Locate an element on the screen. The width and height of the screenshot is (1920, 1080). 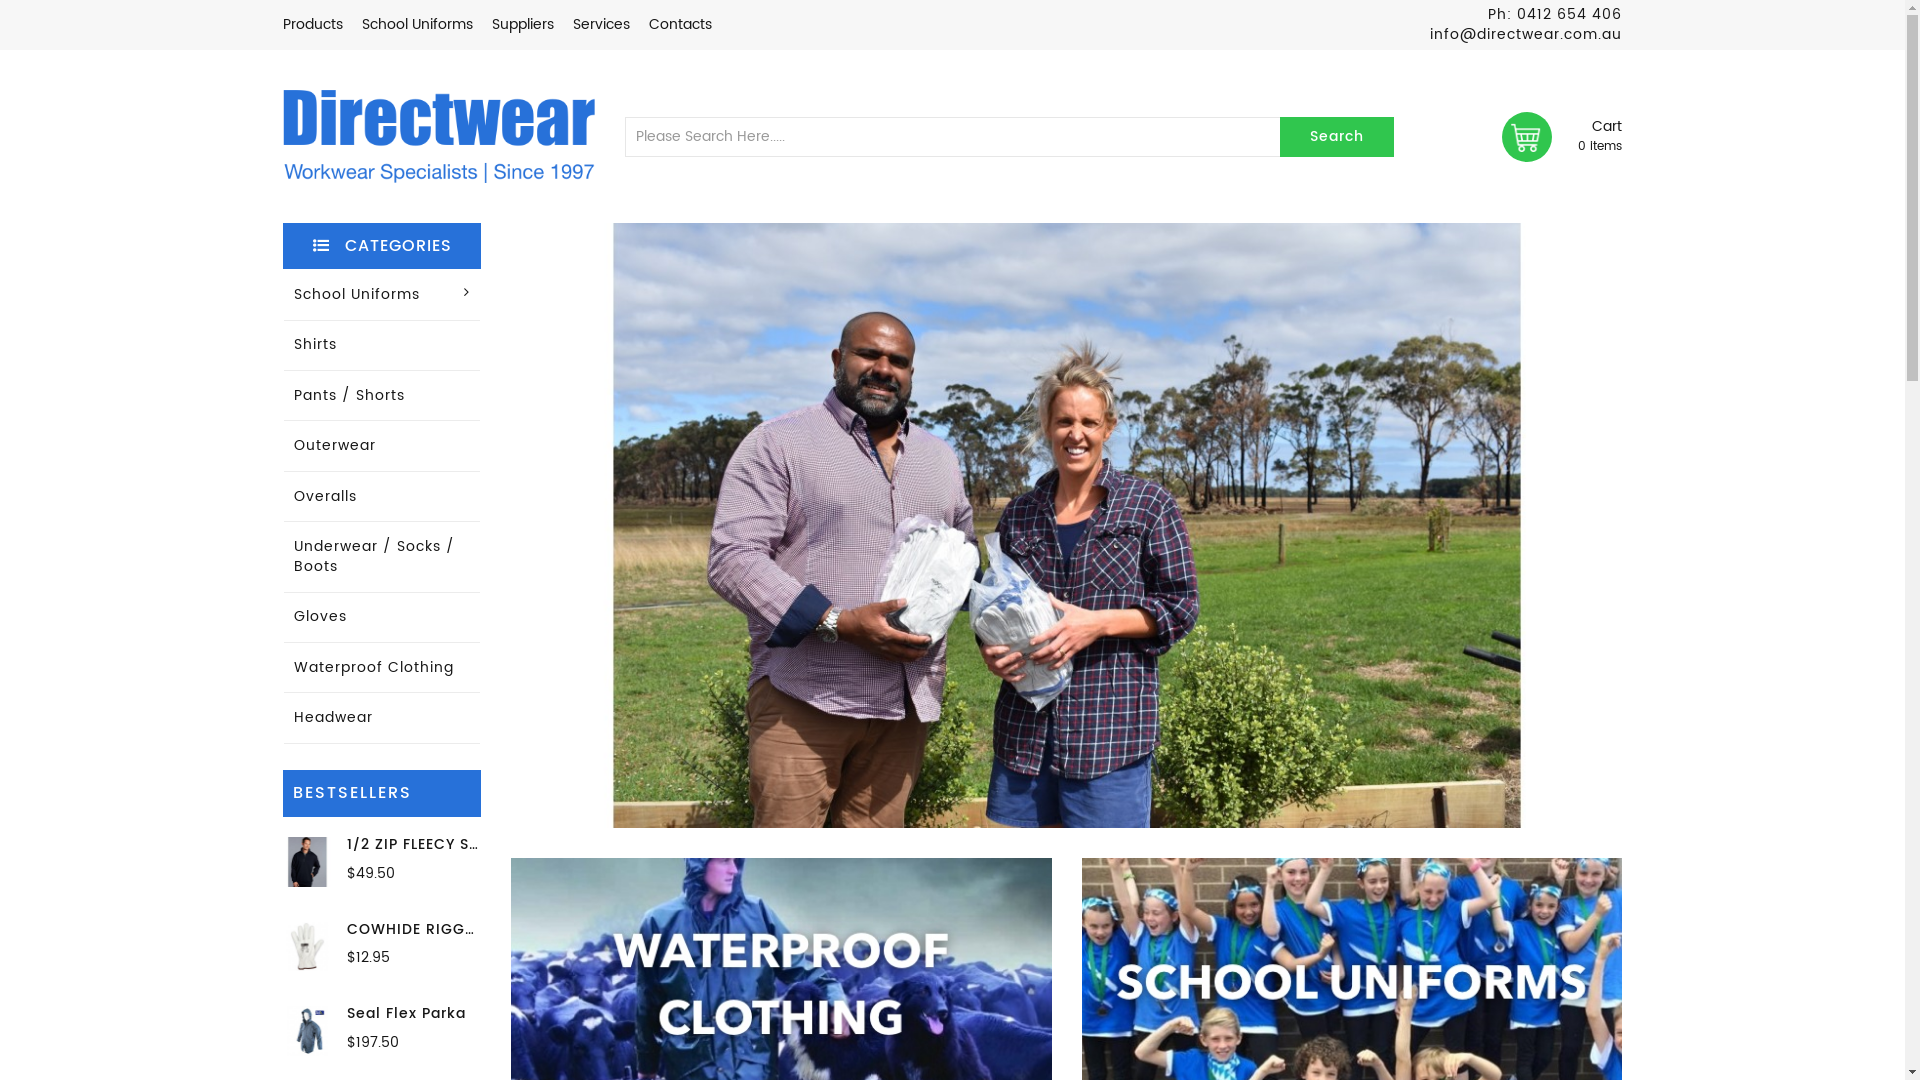
'Suppliers' is located at coordinates (523, 24).